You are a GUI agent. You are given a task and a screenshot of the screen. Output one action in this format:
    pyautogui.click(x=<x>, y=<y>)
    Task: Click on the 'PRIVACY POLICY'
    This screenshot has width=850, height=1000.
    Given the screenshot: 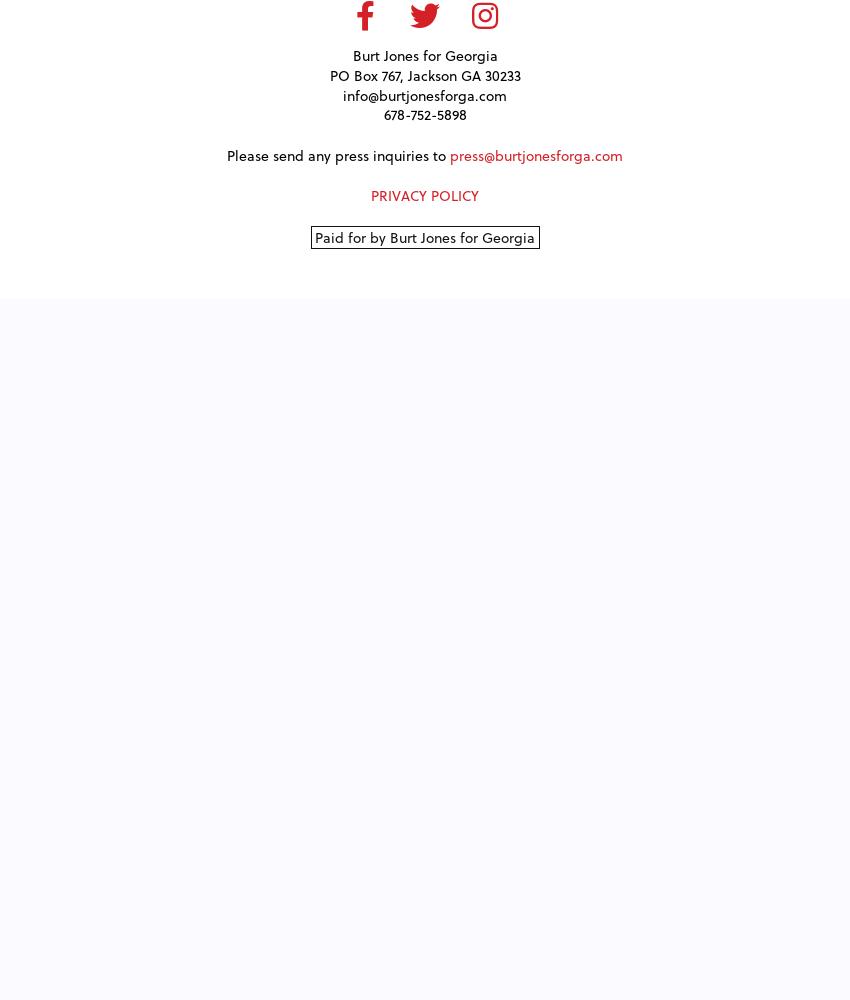 What is the action you would take?
    pyautogui.click(x=425, y=194)
    